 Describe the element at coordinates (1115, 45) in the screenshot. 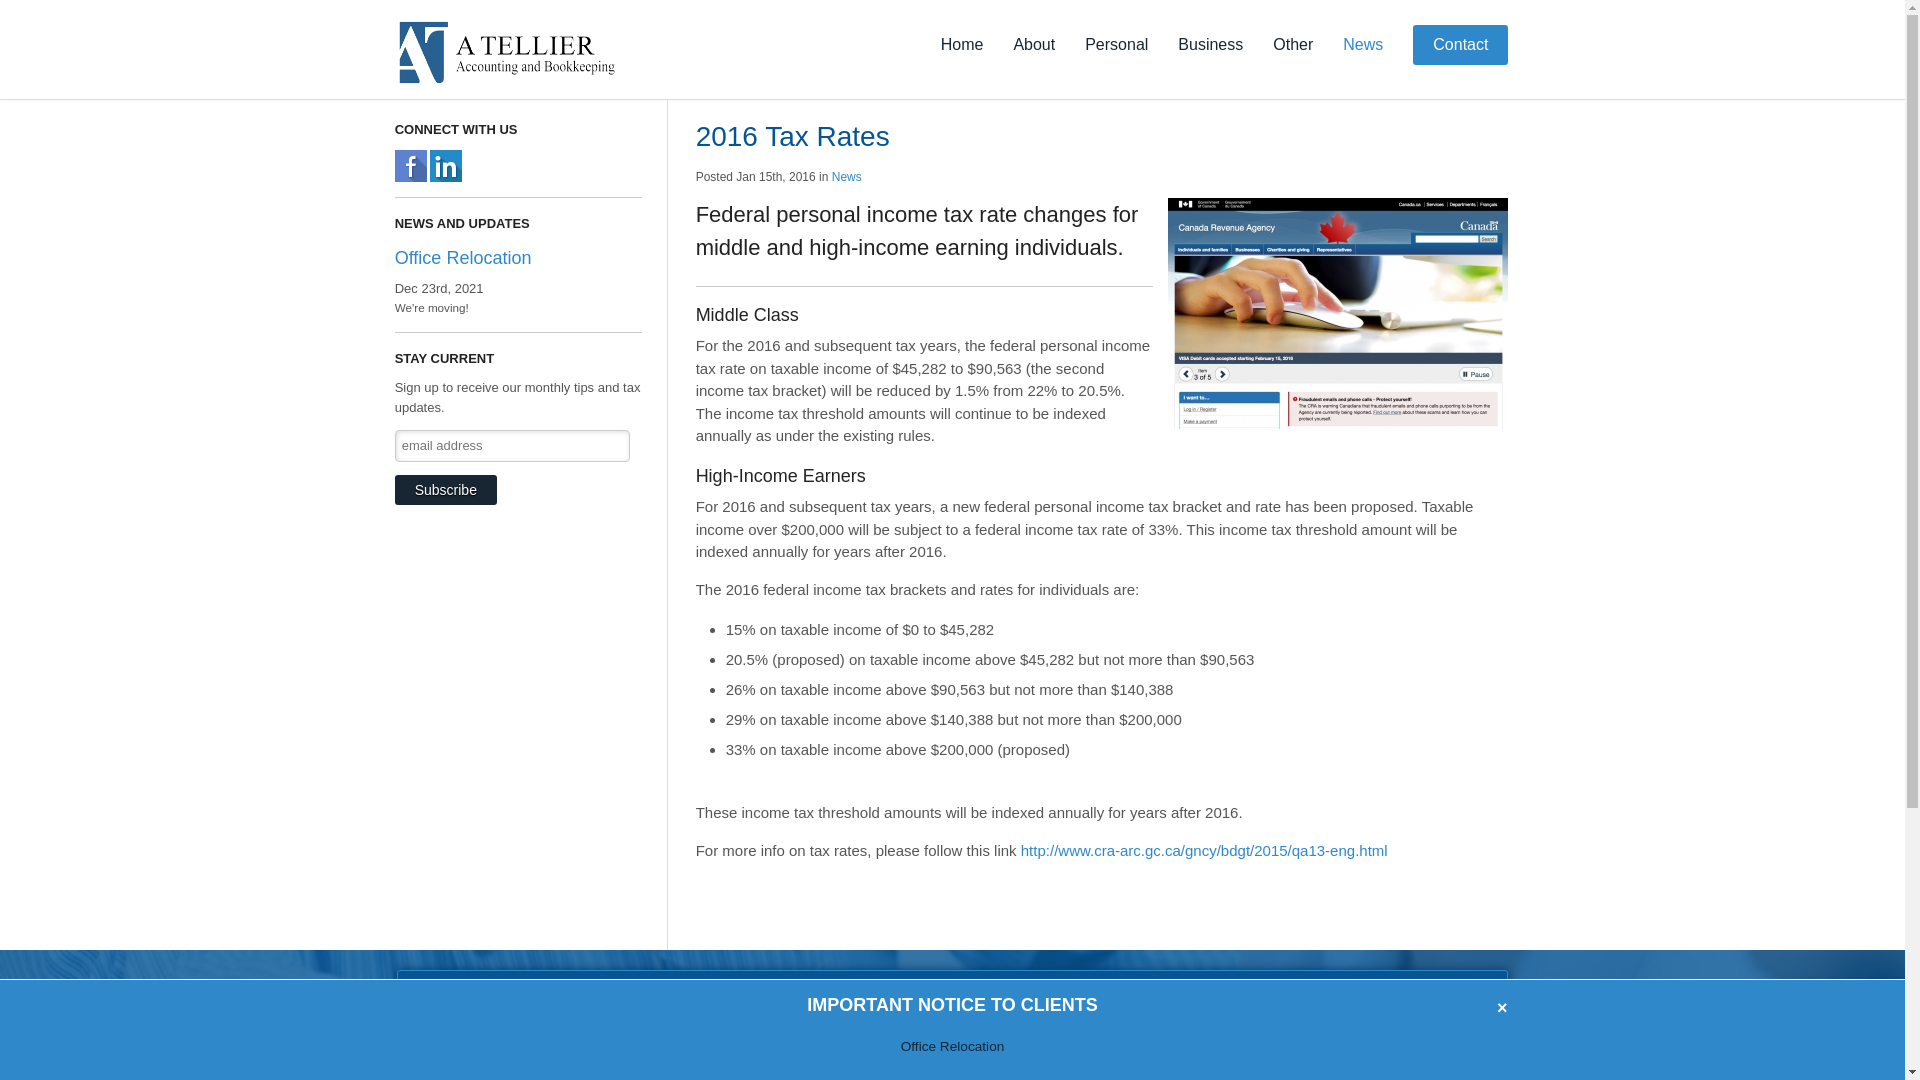

I see `'Personal'` at that location.